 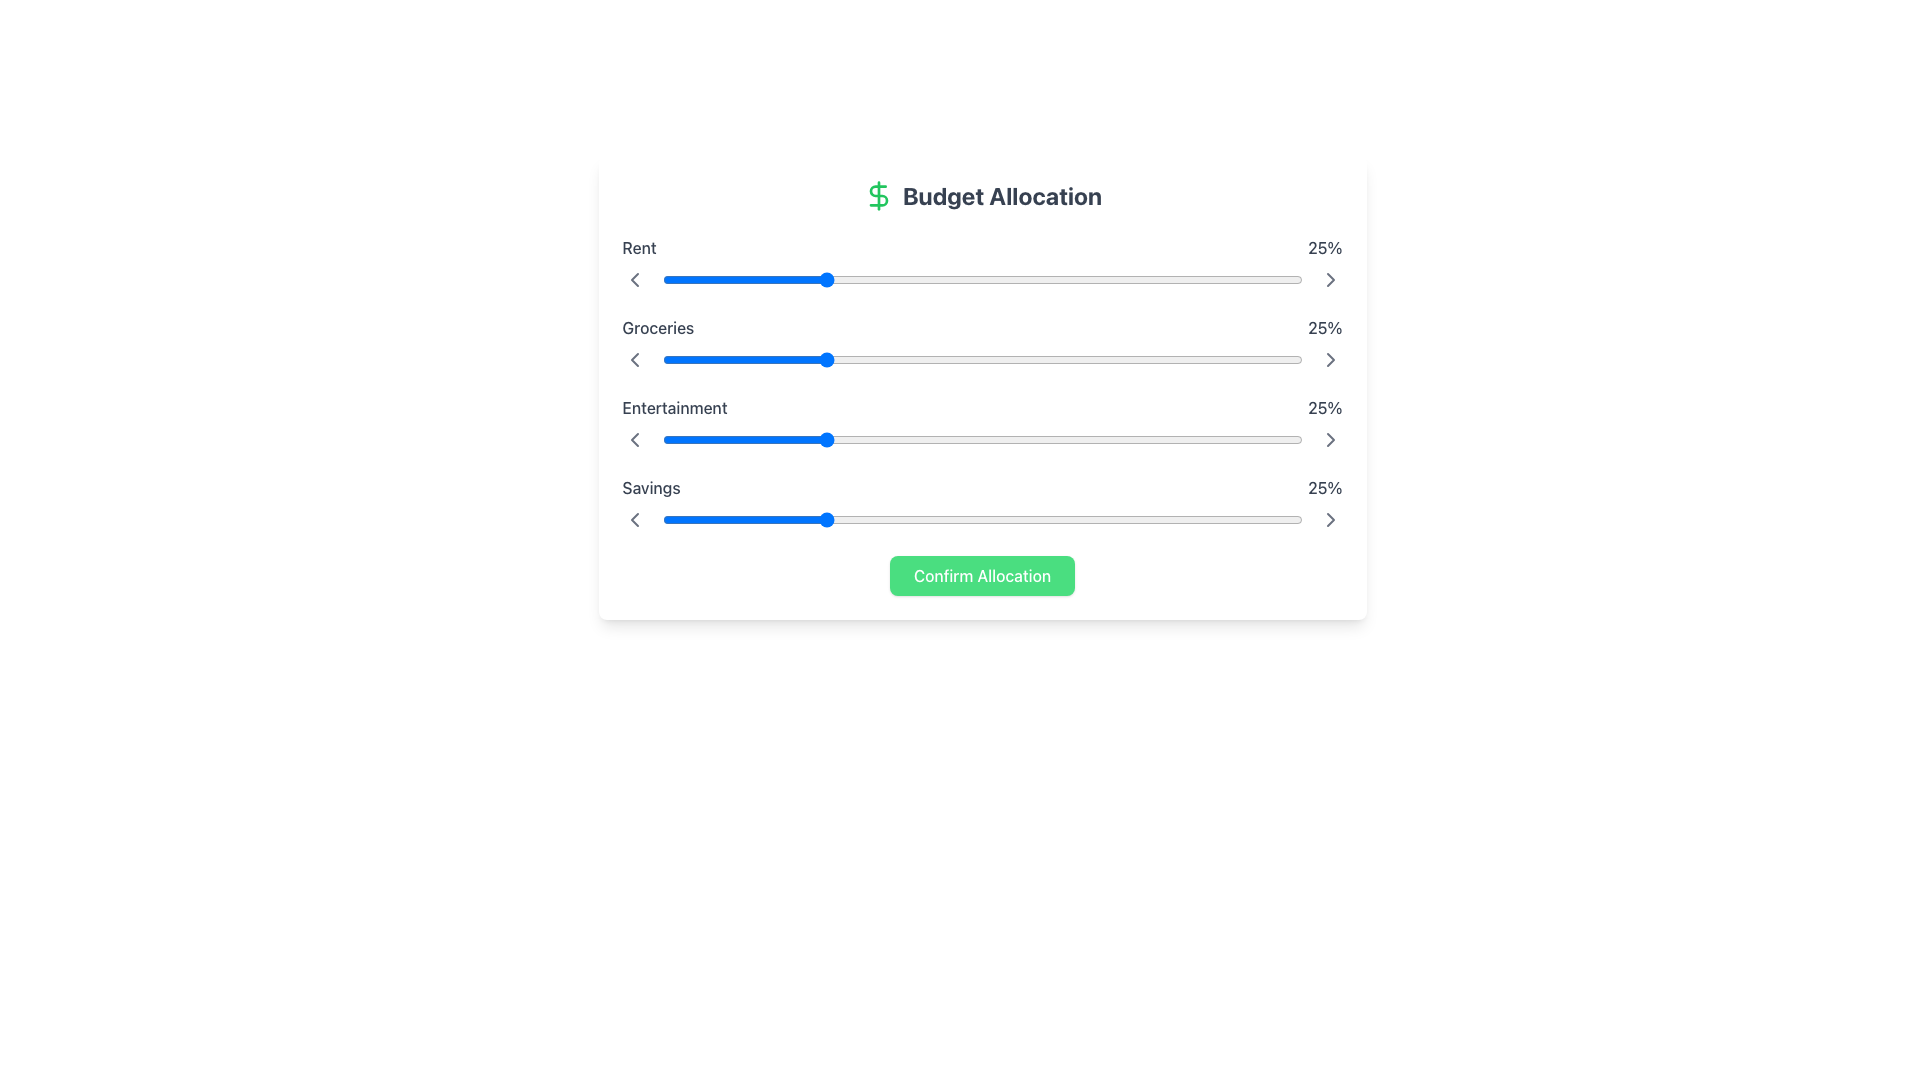 I want to click on the numeric values displayed within the budgeting-related controls and indicators in the centrally placed group element, so click(x=982, y=388).